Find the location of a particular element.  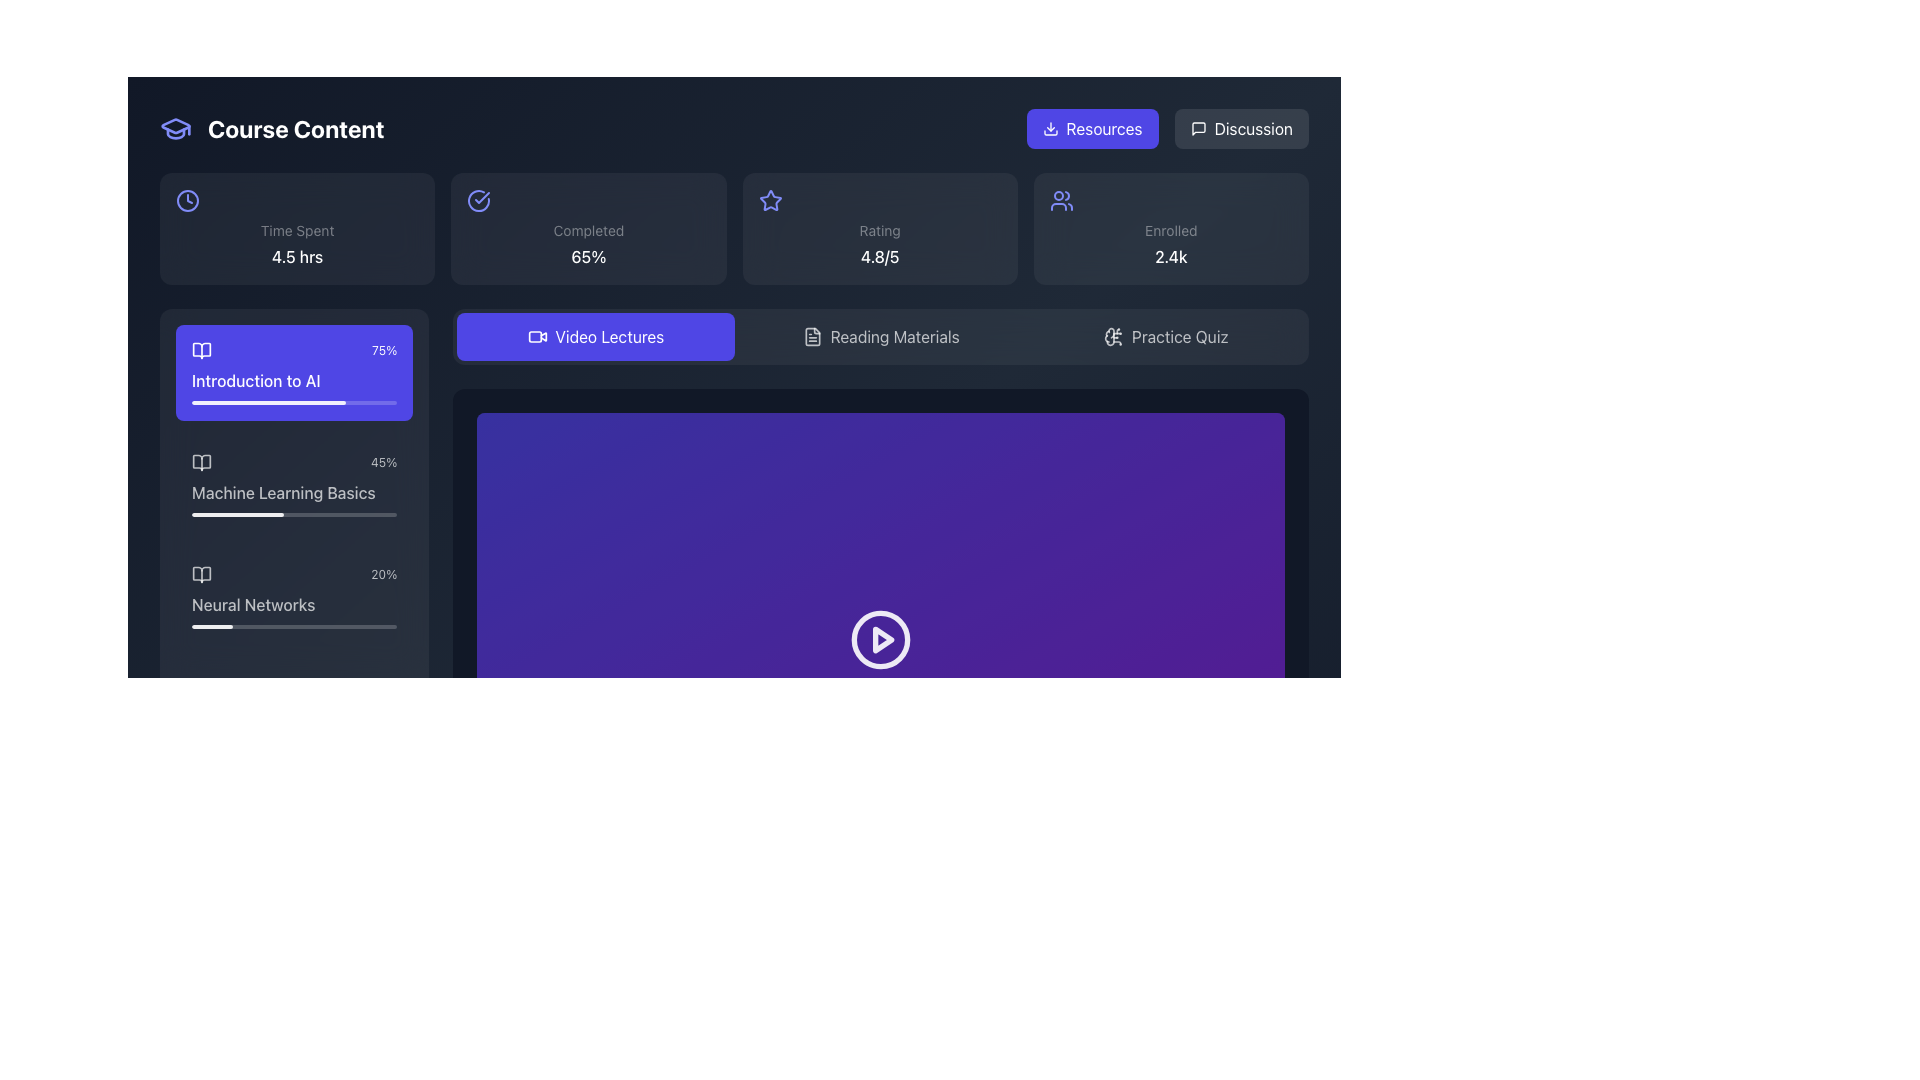

the progress bar segment representing the completed portion of the 'Machine Learning Basics' course module, located under the corresponding text on the sidebar is located at coordinates (238, 514).